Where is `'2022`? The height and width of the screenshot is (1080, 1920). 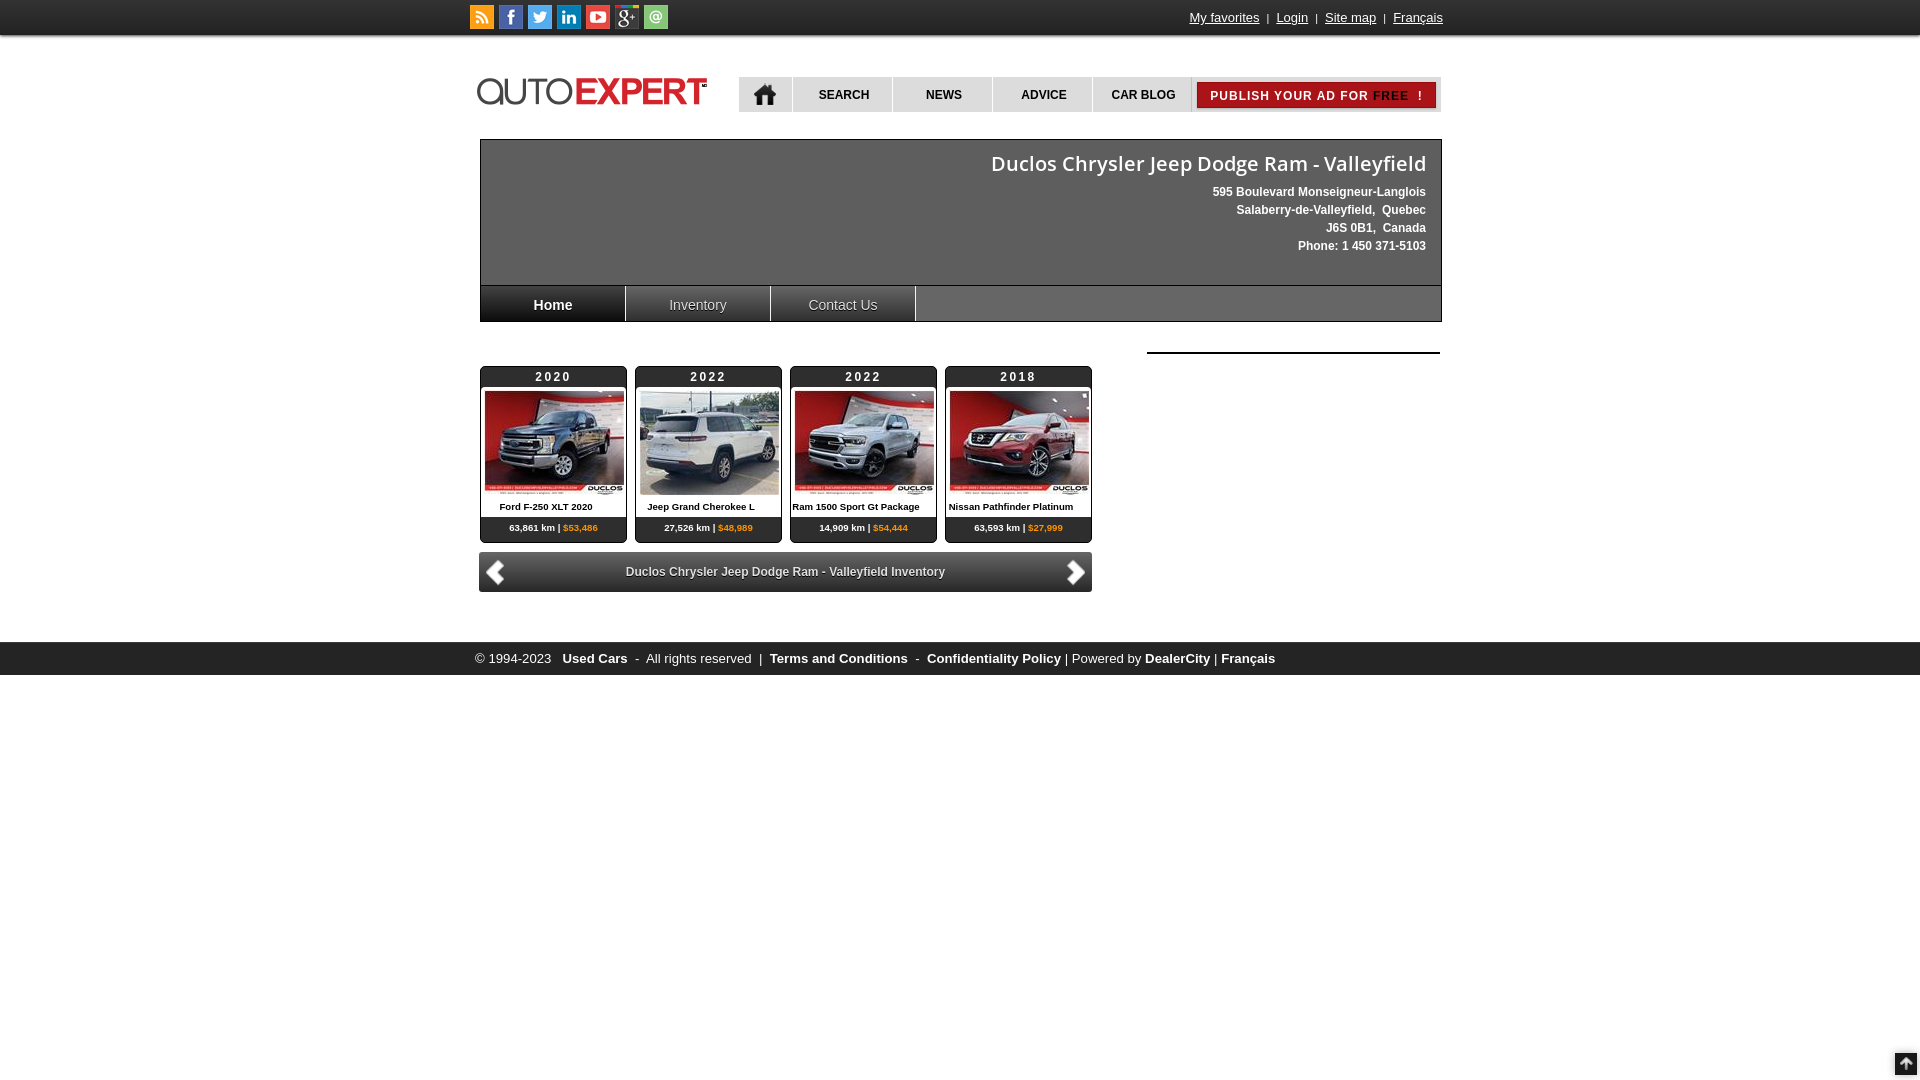 '2022 is located at coordinates (790, 441).